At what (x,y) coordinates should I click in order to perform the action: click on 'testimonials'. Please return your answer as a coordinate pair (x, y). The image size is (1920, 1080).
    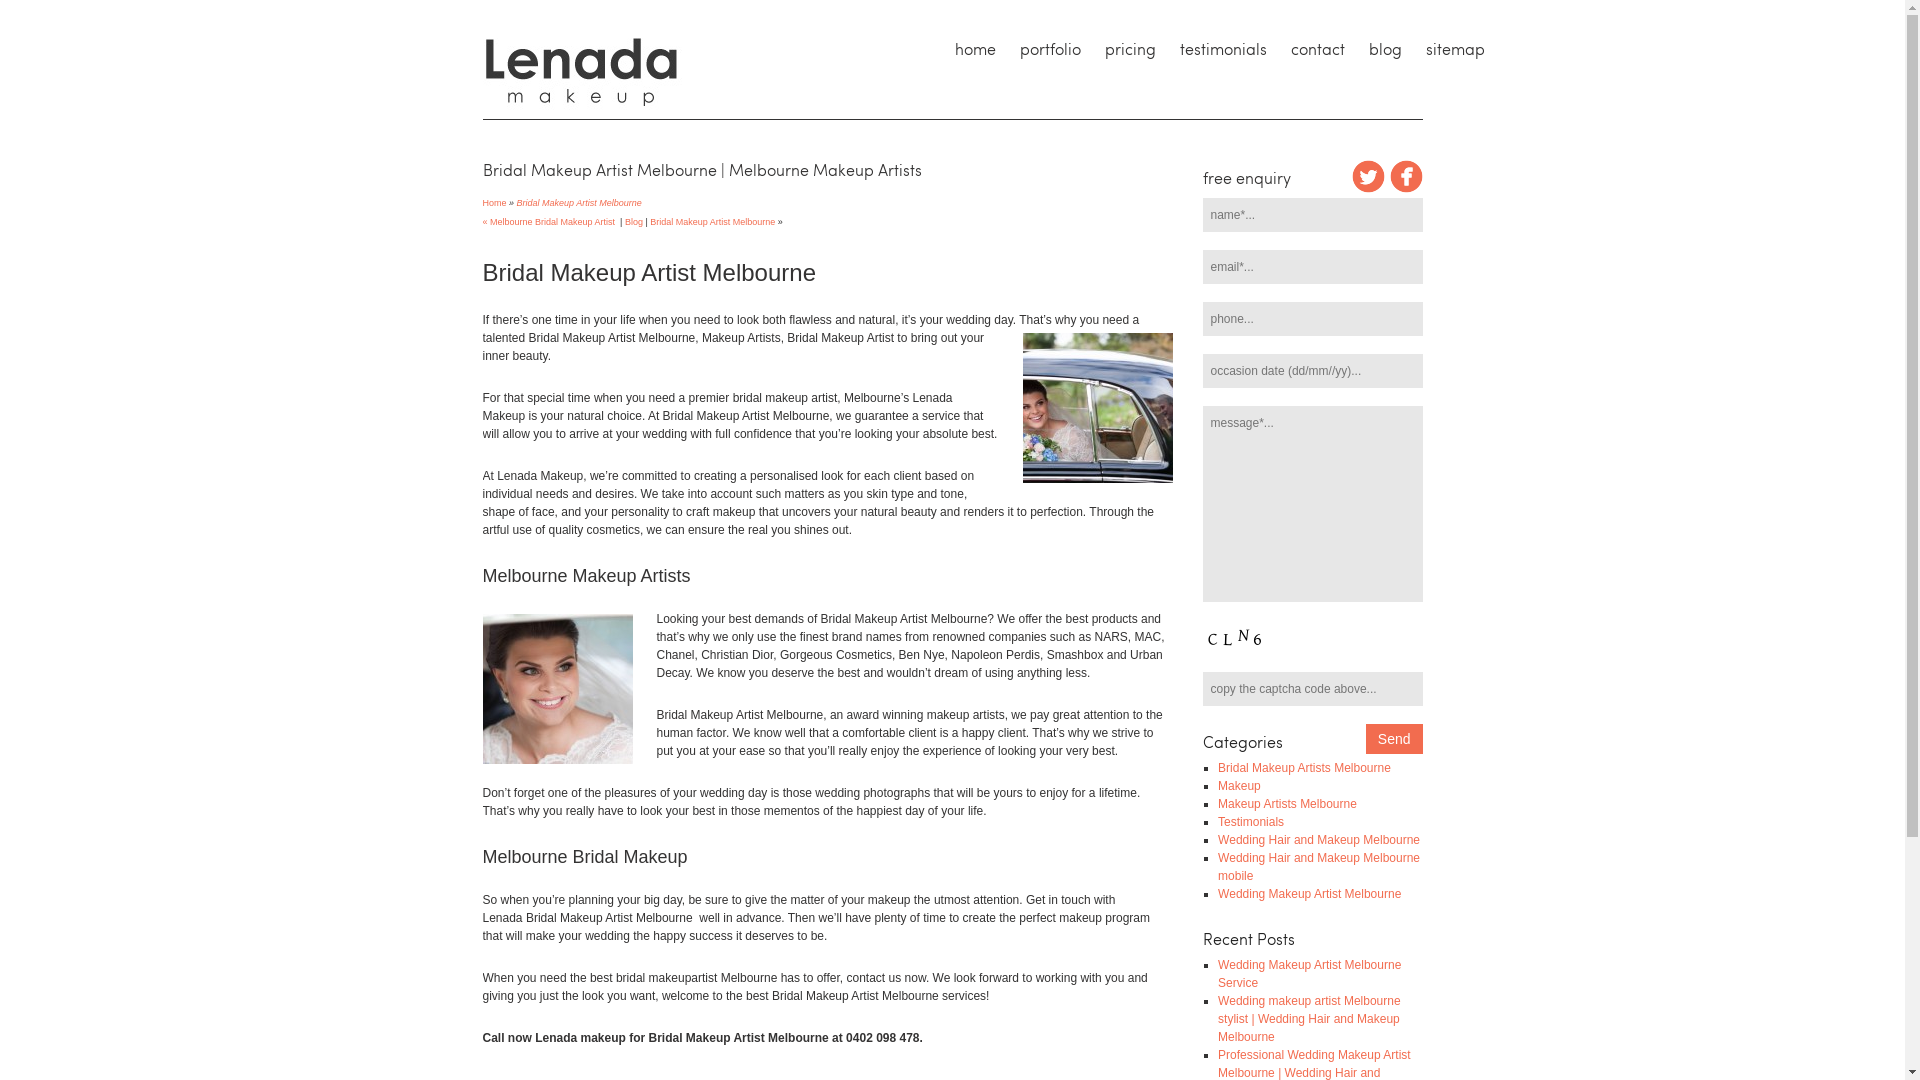
    Looking at the image, I should click on (1222, 48).